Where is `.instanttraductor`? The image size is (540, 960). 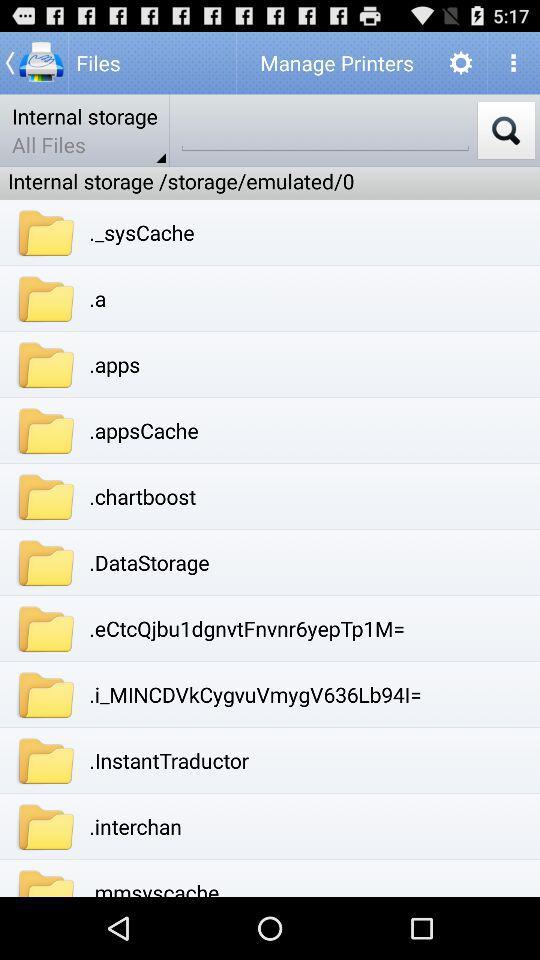 .instanttraductor is located at coordinates (168, 759).